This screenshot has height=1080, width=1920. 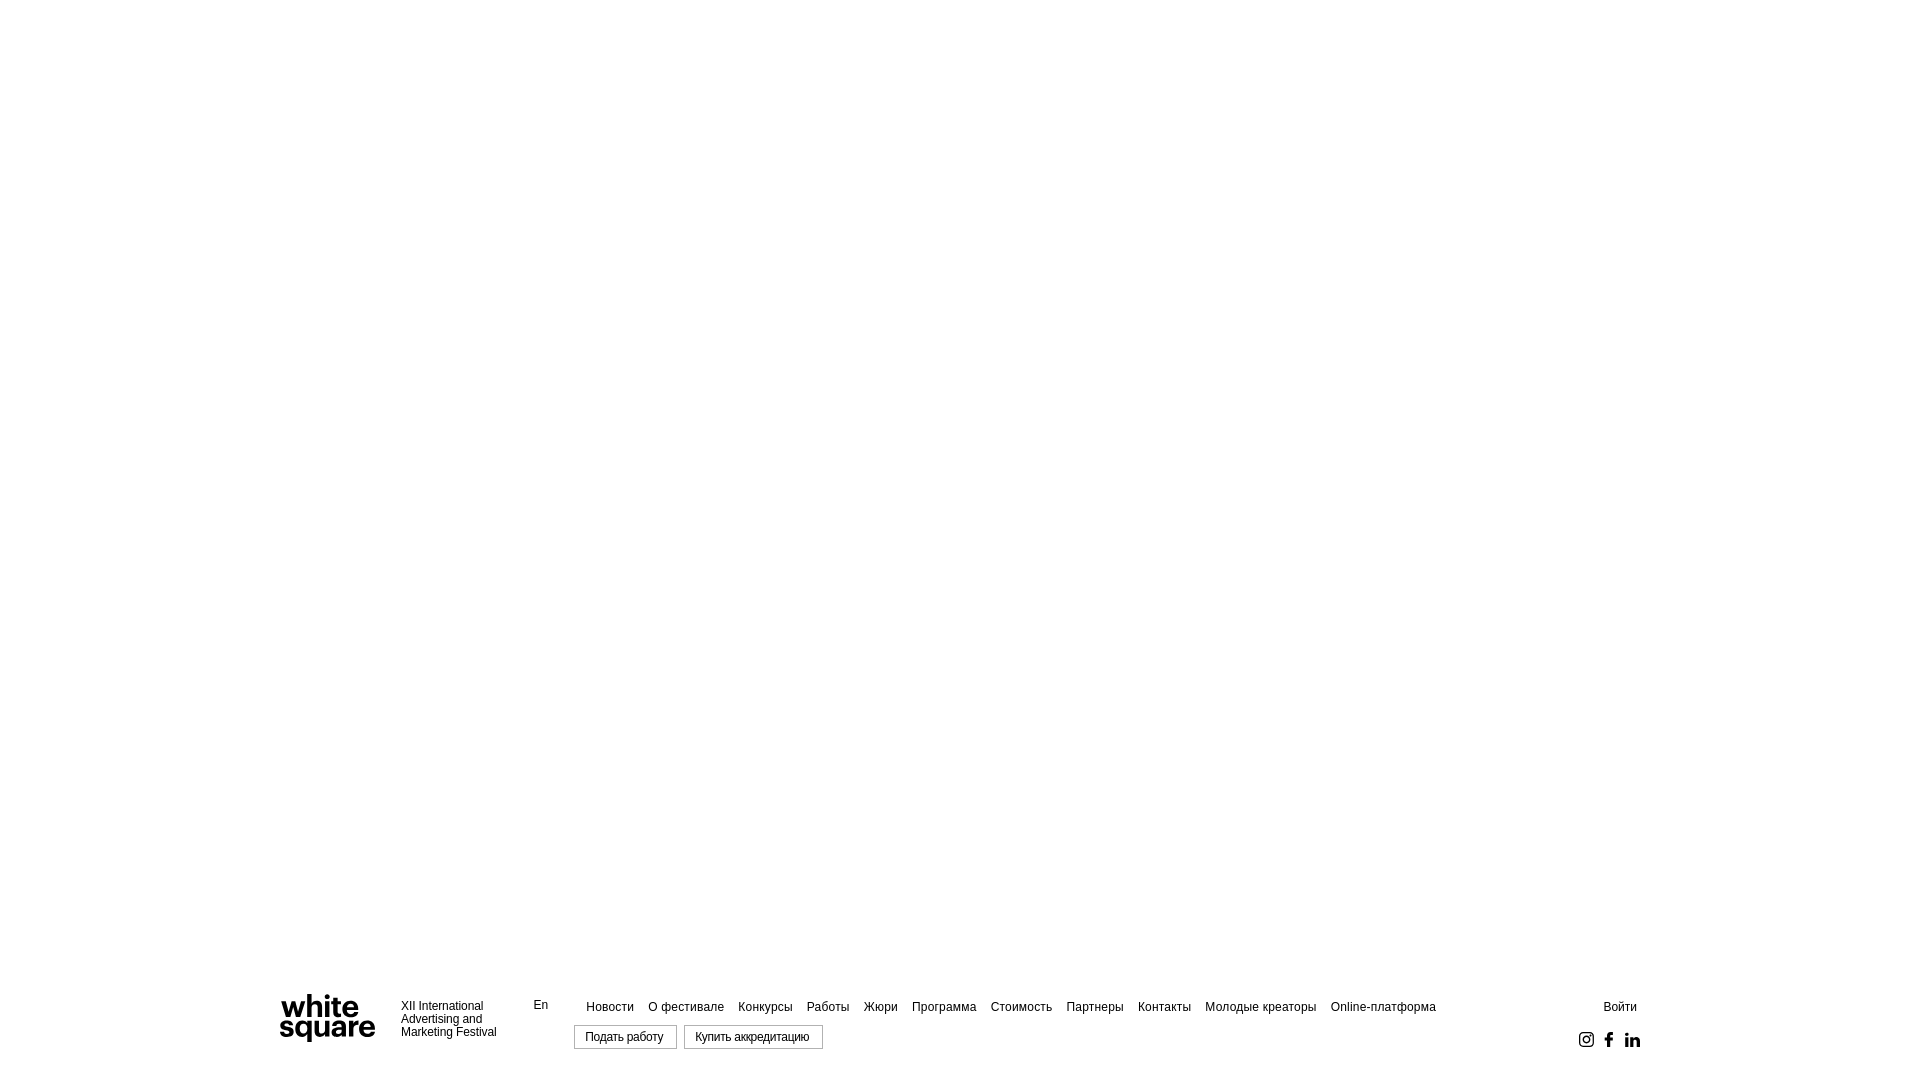 What do you see at coordinates (541, 1005) in the screenshot?
I see `'En'` at bounding box center [541, 1005].